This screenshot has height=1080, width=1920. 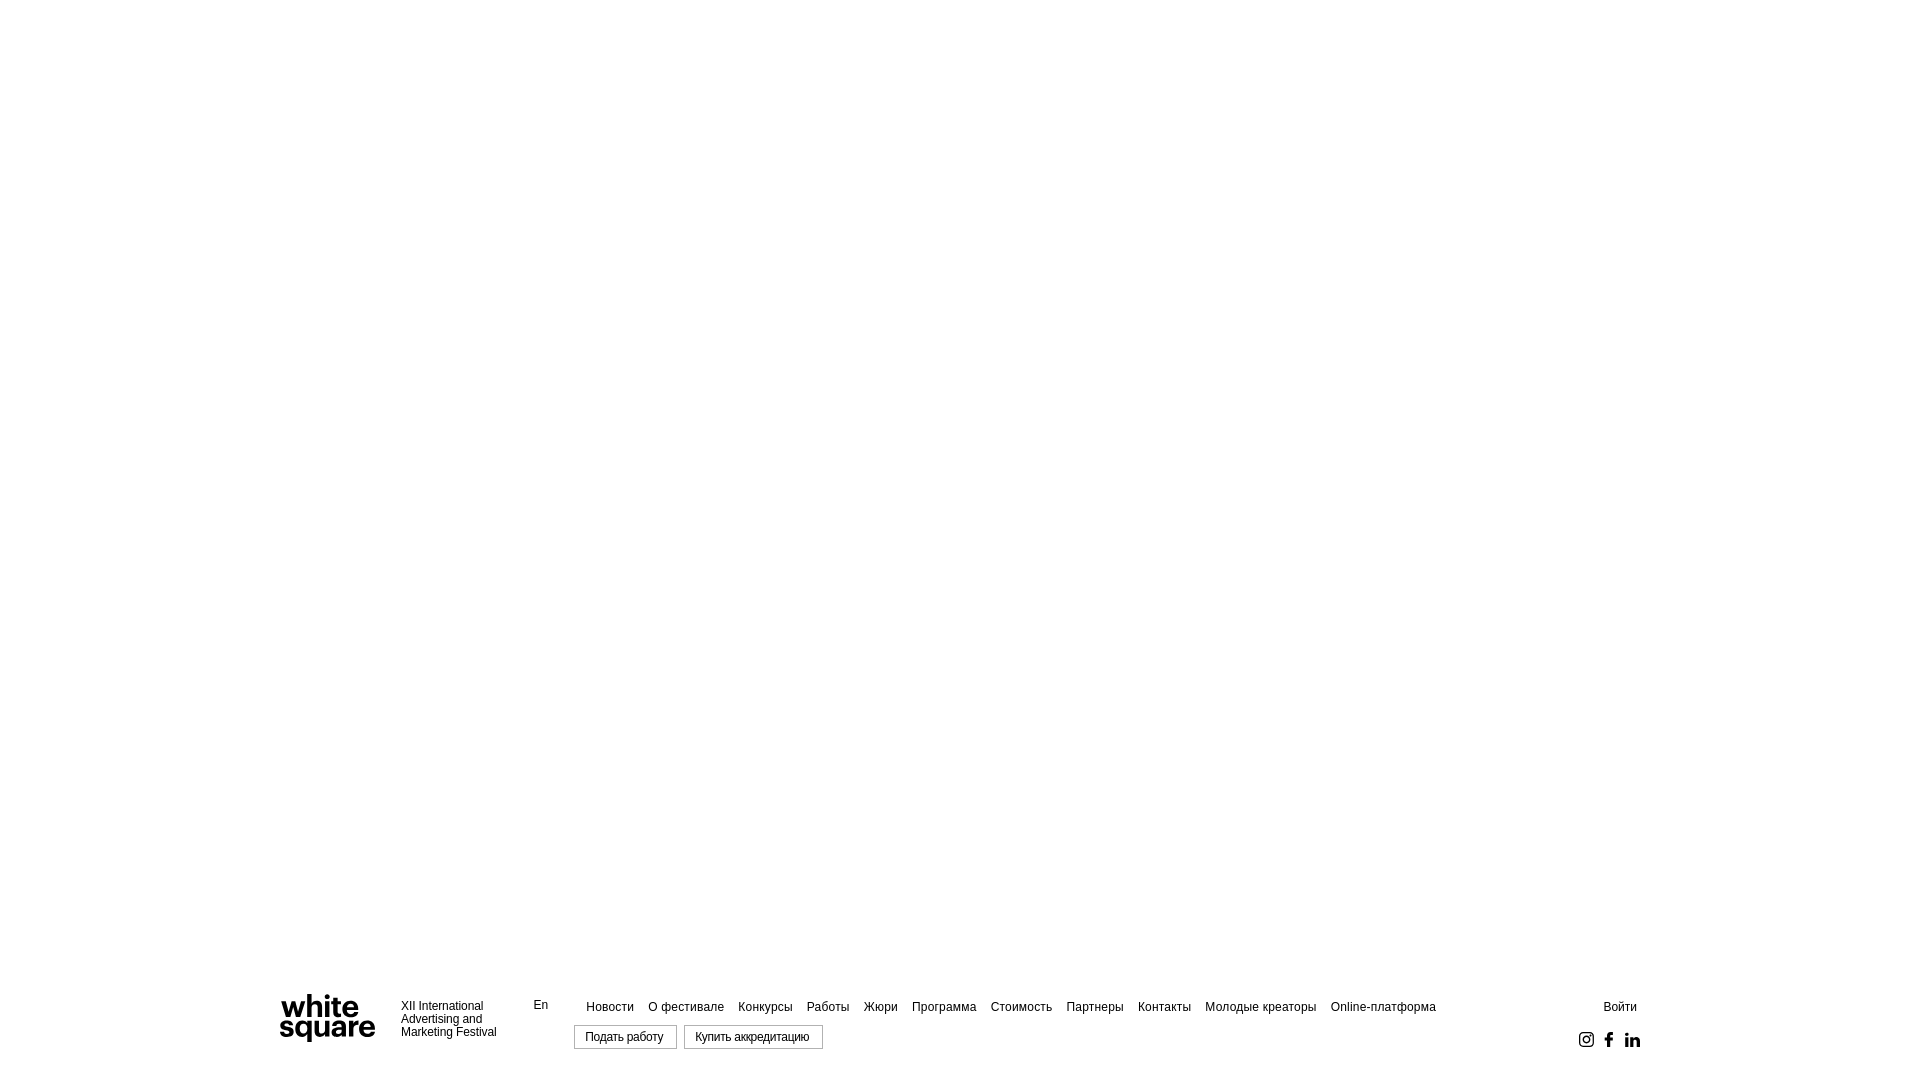 What do you see at coordinates (541, 1005) in the screenshot?
I see `'En'` at bounding box center [541, 1005].